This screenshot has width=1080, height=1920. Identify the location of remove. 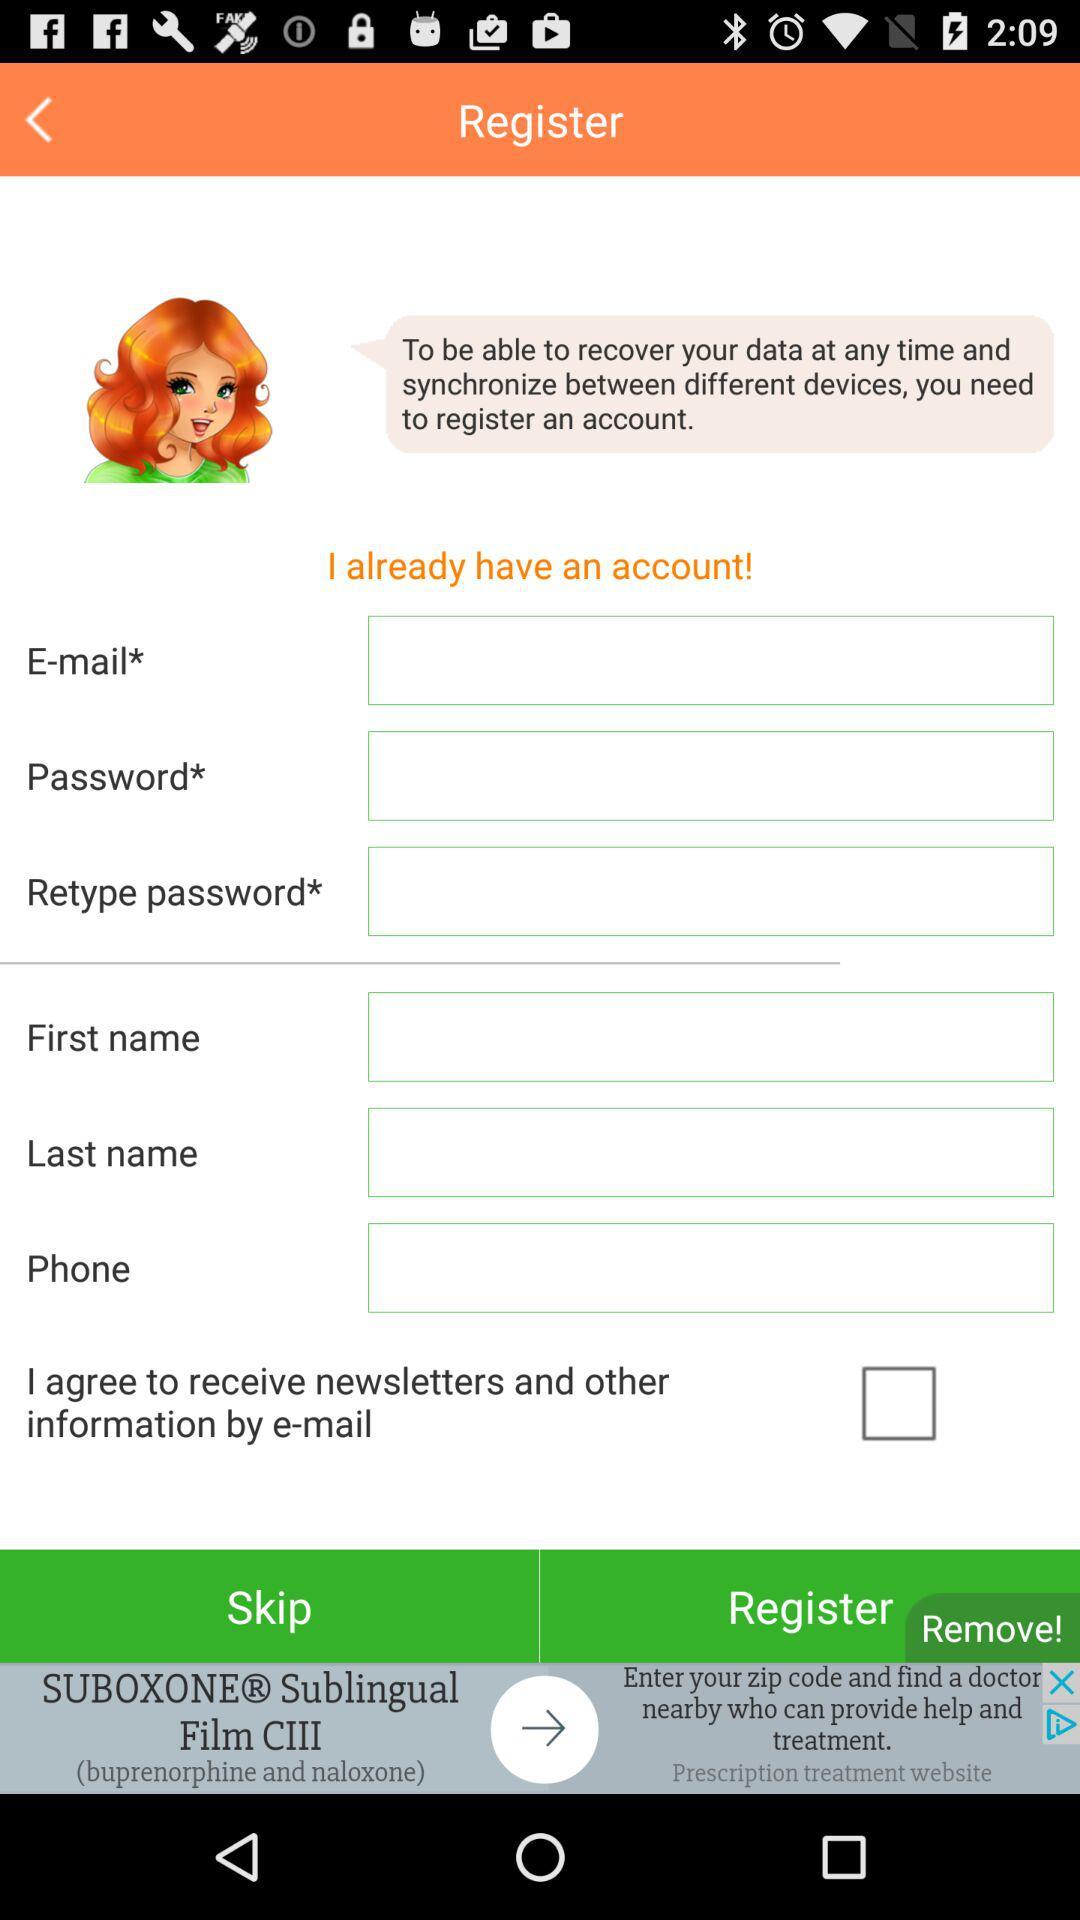
(992, 1627).